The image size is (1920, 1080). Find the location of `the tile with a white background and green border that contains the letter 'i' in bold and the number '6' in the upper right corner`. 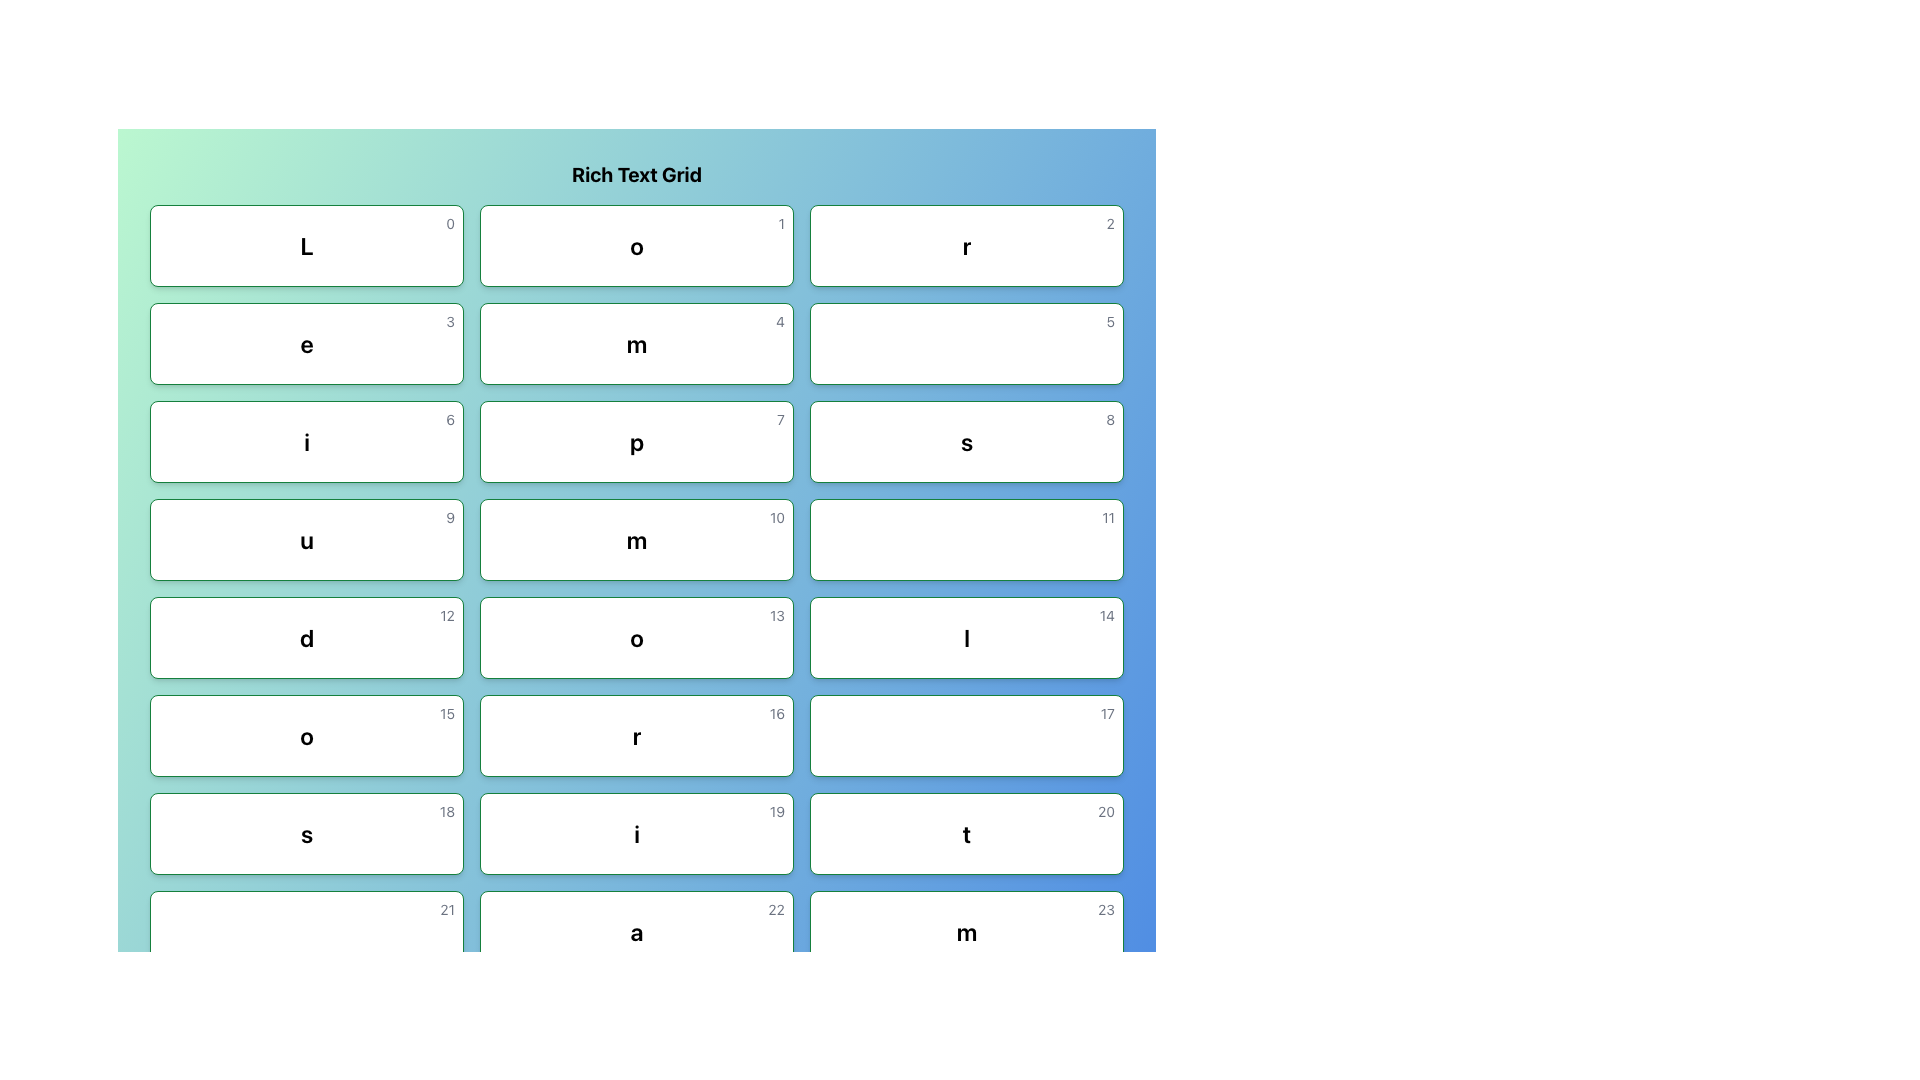

the tile with a white background and green border that contains the letter 'i' in bold and the number '6' in the upper right corner is located at coordinates (306, 441).